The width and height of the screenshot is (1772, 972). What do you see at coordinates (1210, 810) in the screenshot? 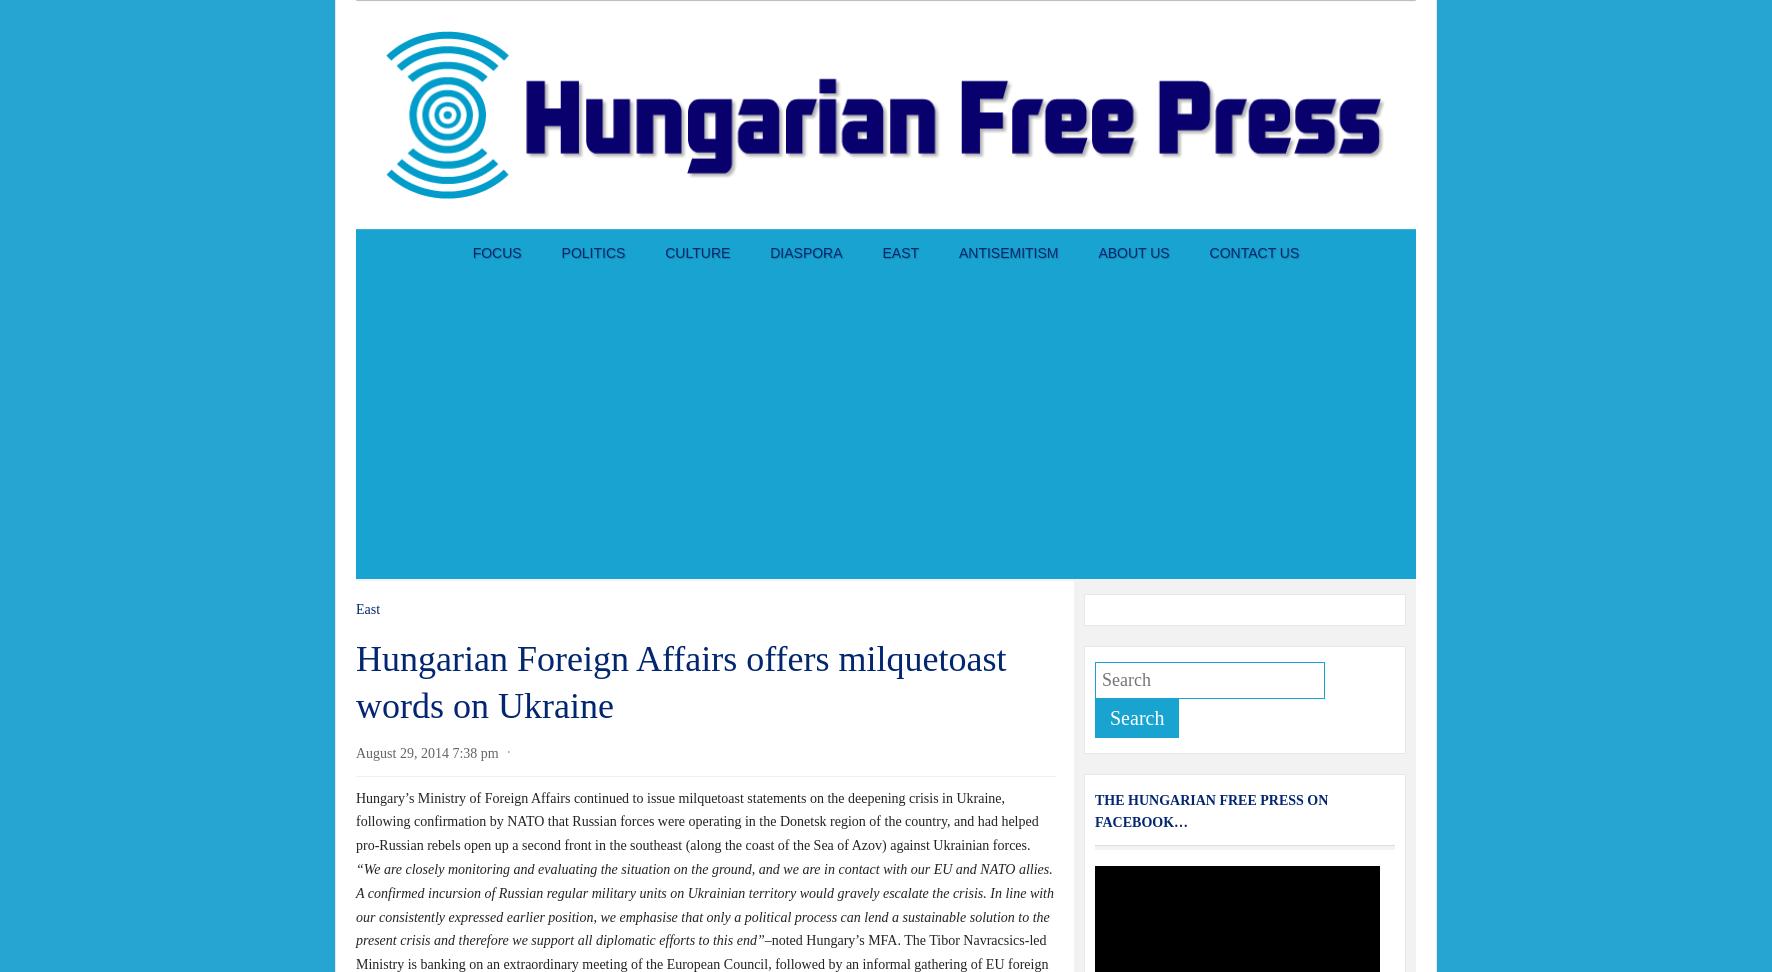
I see `'The Hungarian Free Press on Facebook…'` at bounding box center [1210, 810].